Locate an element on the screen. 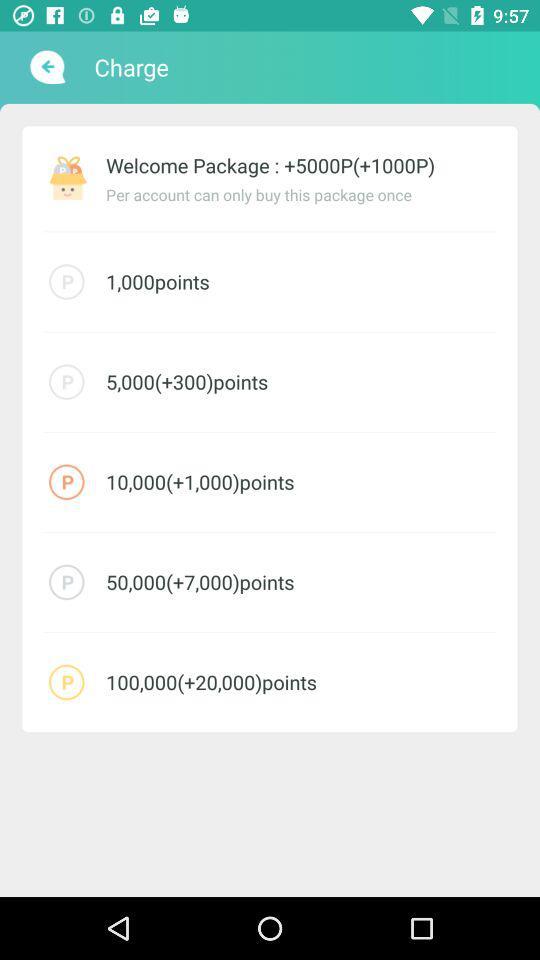  the icon on left to the button charge on the web page is located at coordinates (46, 67).